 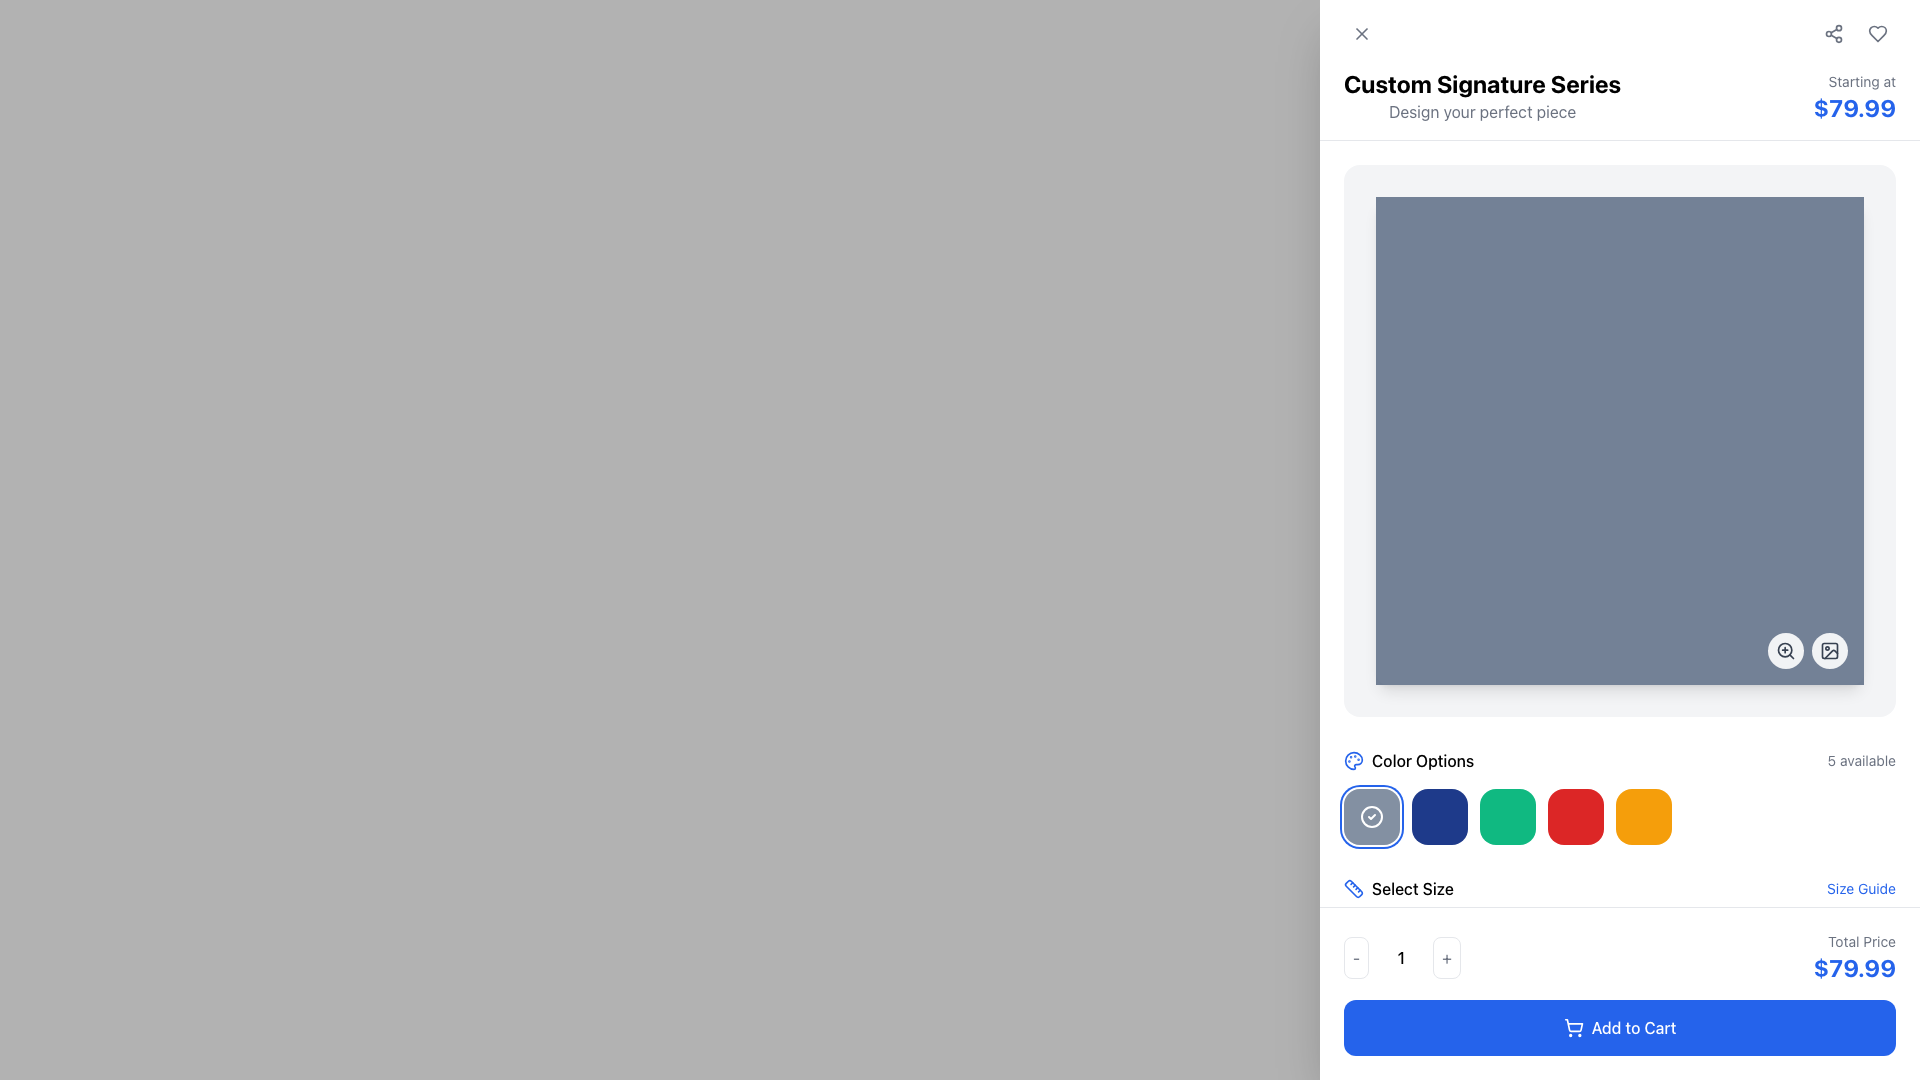 What do you see at coordinates (1876, 34) in the screenshot?
I see `the heart icon button located in the top-right corner of the interface, which is styled in gray and serves as a favorite action` at bounding box center [1876, 34].